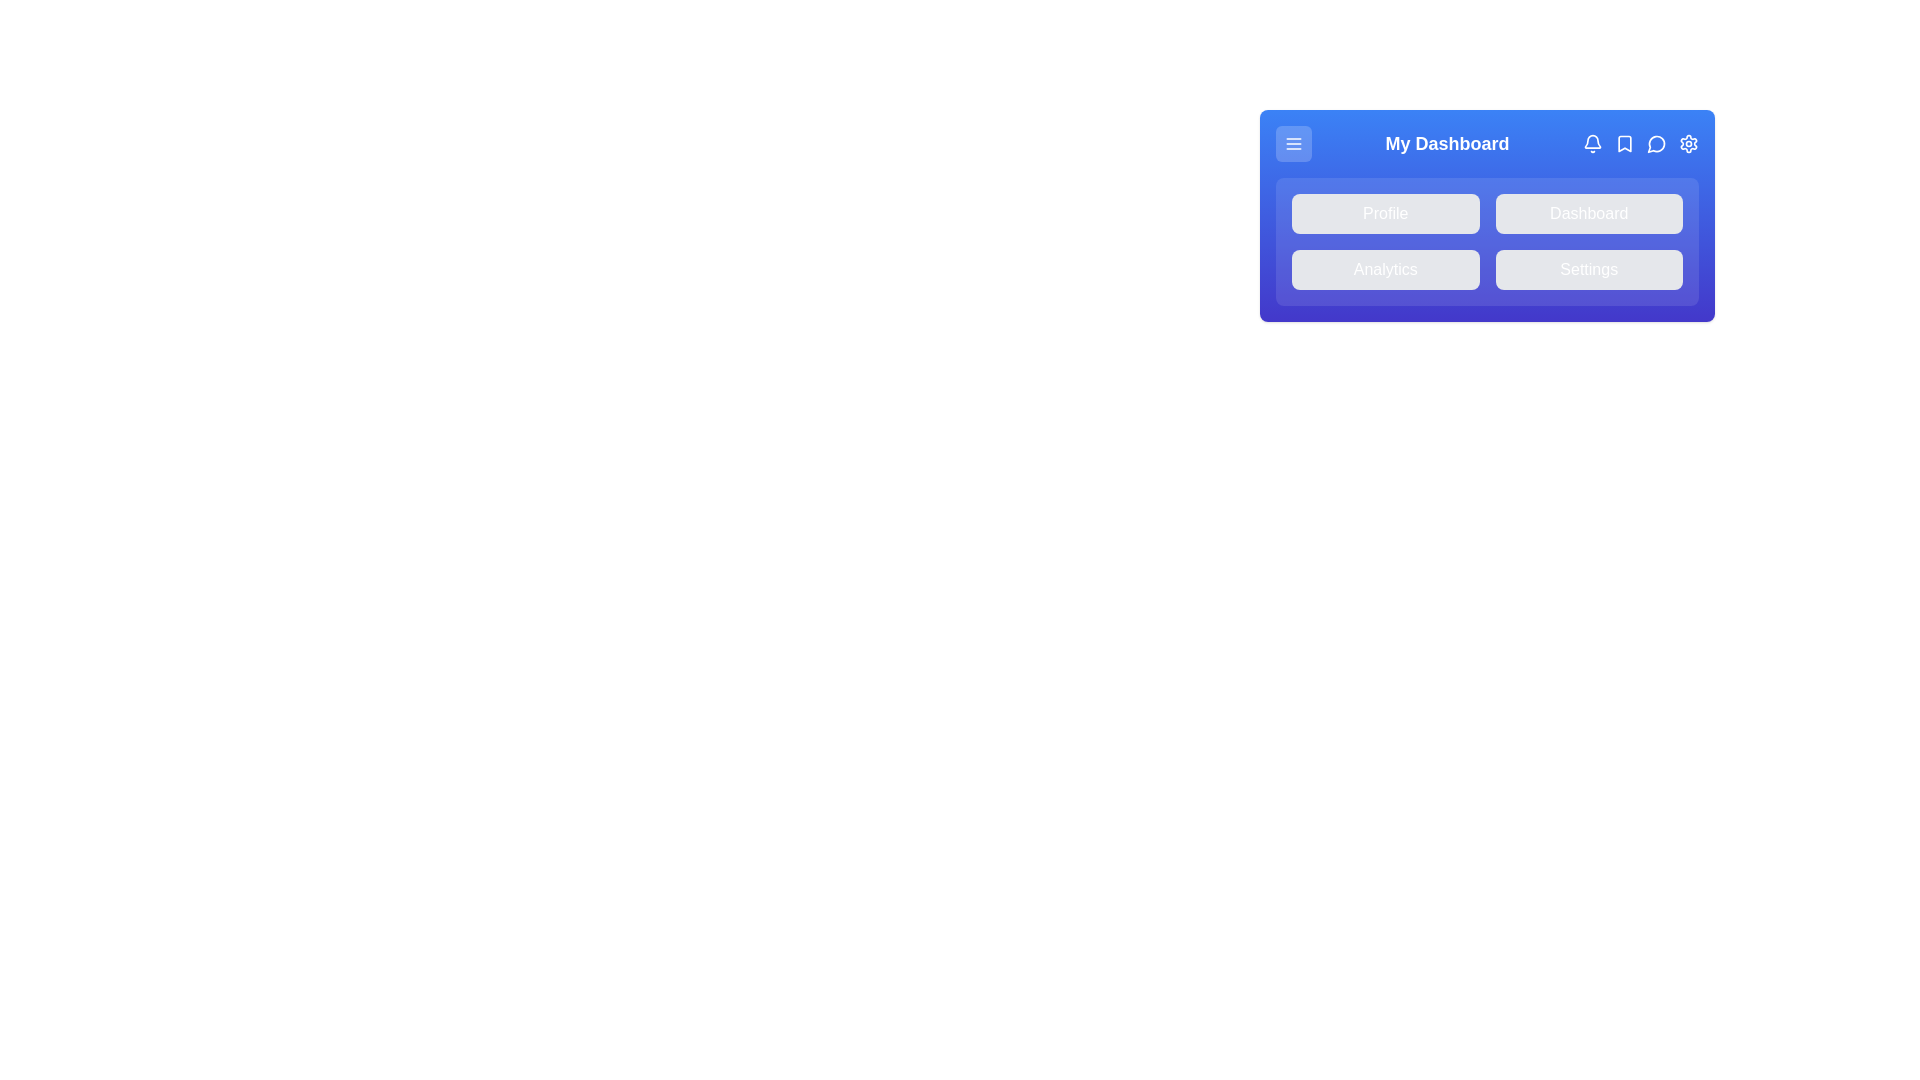  Describe the element at coordinates (1384, 270) in the screenshot. I see `the 'Analytics' button in the menu` at that location.